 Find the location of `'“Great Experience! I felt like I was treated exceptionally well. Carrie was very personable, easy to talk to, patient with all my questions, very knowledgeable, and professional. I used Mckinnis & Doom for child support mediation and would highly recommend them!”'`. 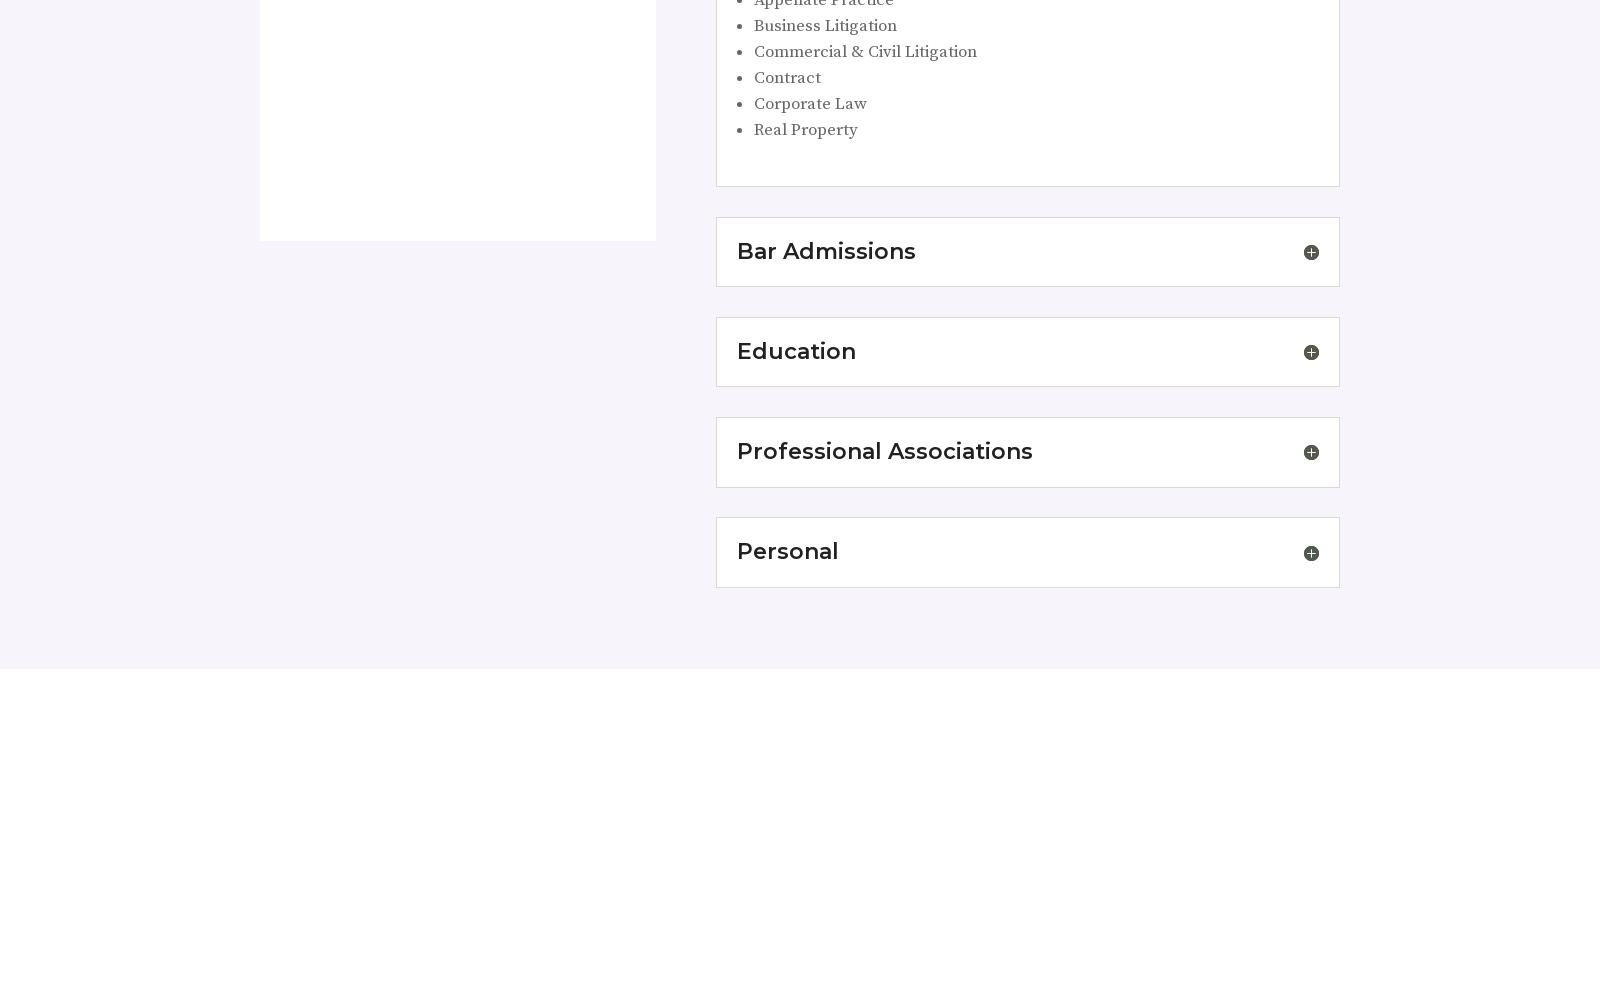

'“Great Experience! I felt like I was treated exceptionally well. Carrie was very personable, easy to talk to, patient with all my questions, very knowledgeable, and professional. I used Mckinnis & Doom for child support mediation and would highly recommend them!”' is located at coordinates (573, 820).